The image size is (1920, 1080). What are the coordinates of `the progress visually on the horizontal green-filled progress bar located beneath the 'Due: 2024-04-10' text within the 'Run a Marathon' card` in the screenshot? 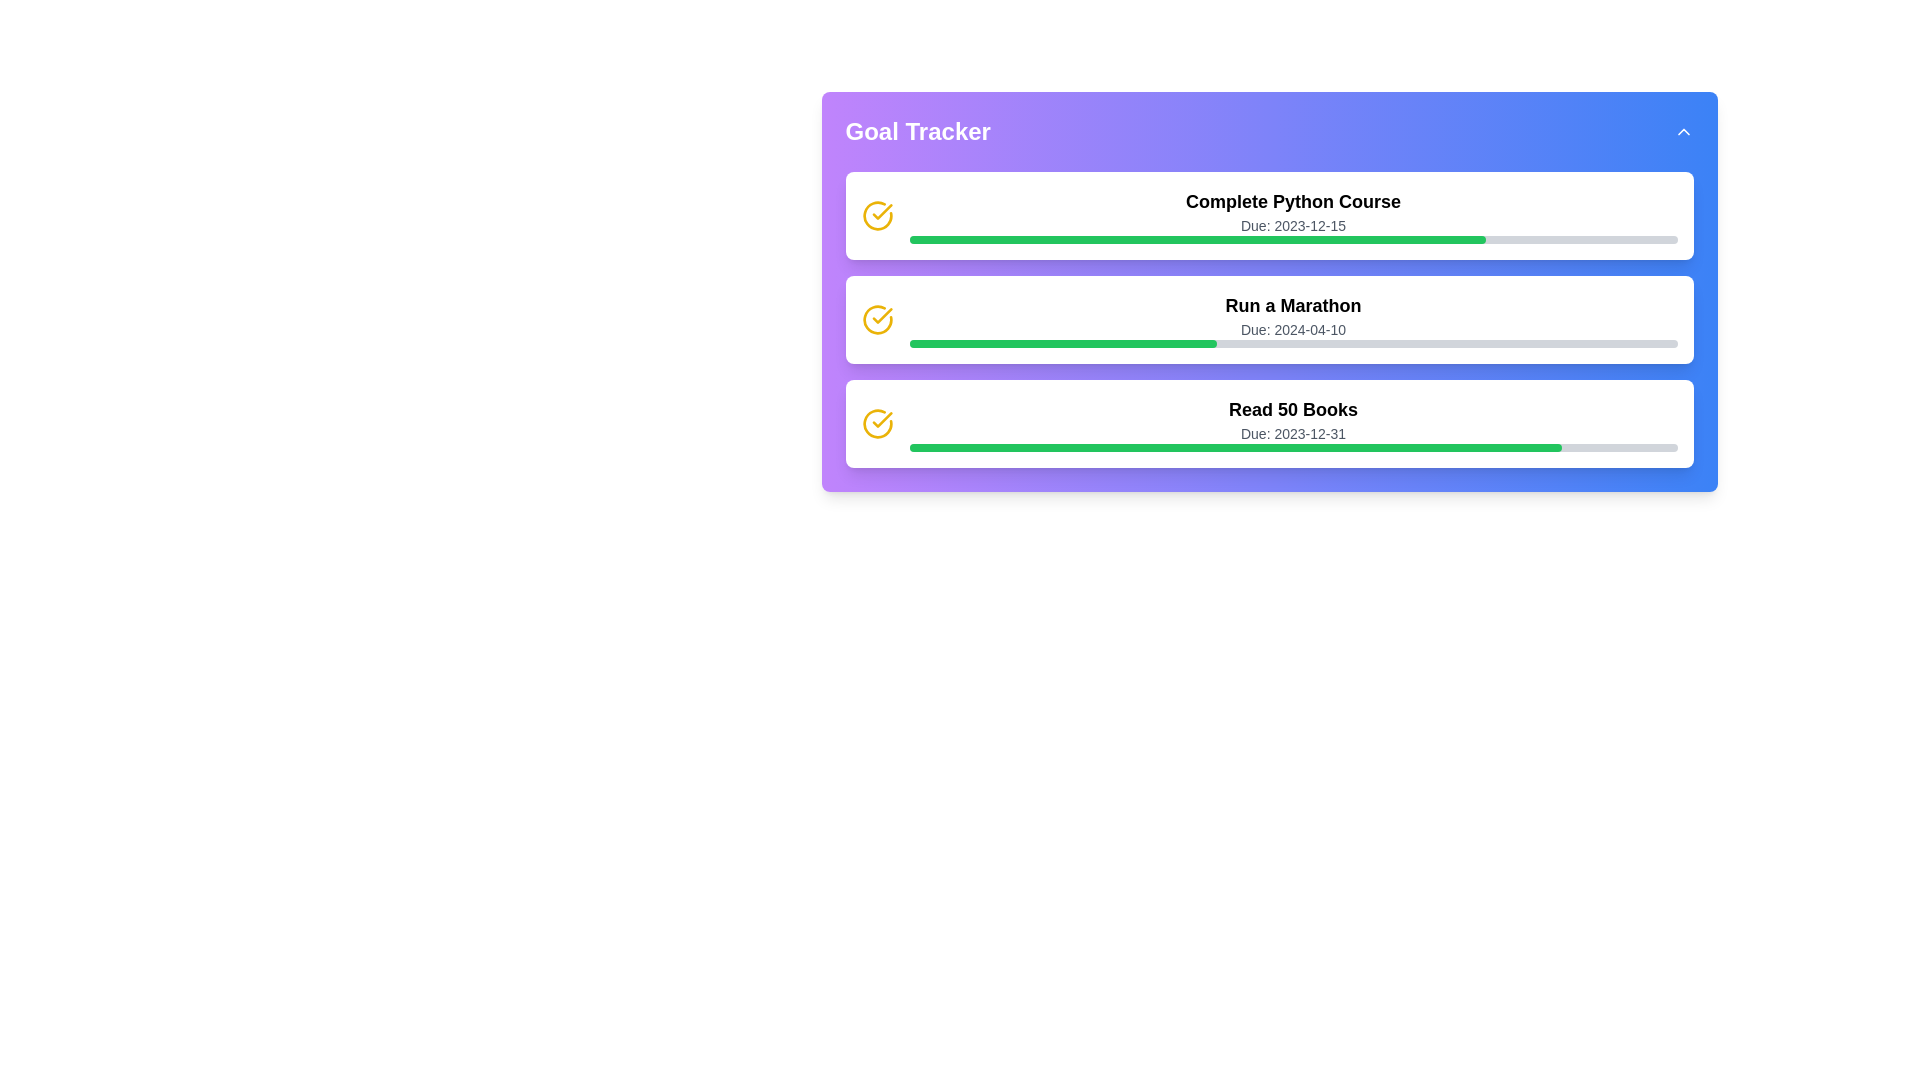 It's located at (1293, 342).